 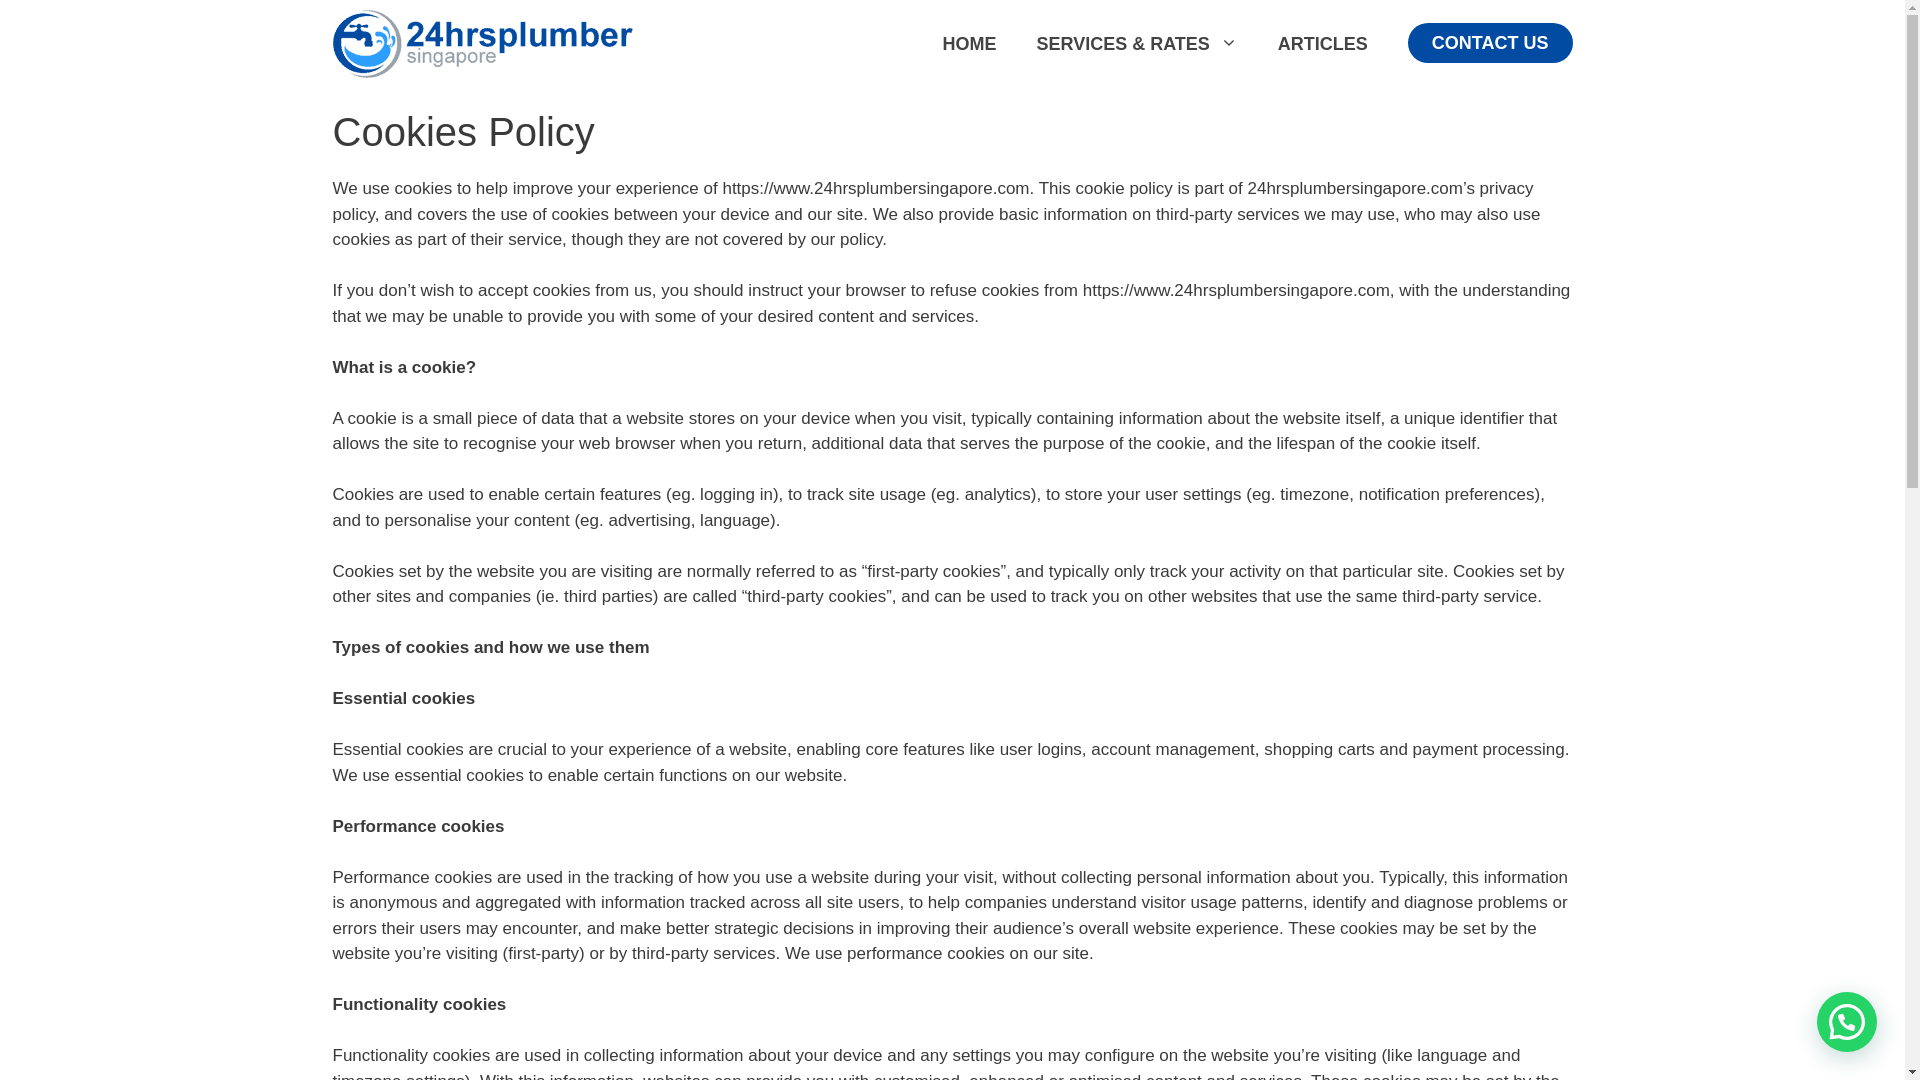 What do you see at coordinates (481, 42) in the screenshot?
I see `'Experienced Plumber Services'` at bounding box center [481, 42].